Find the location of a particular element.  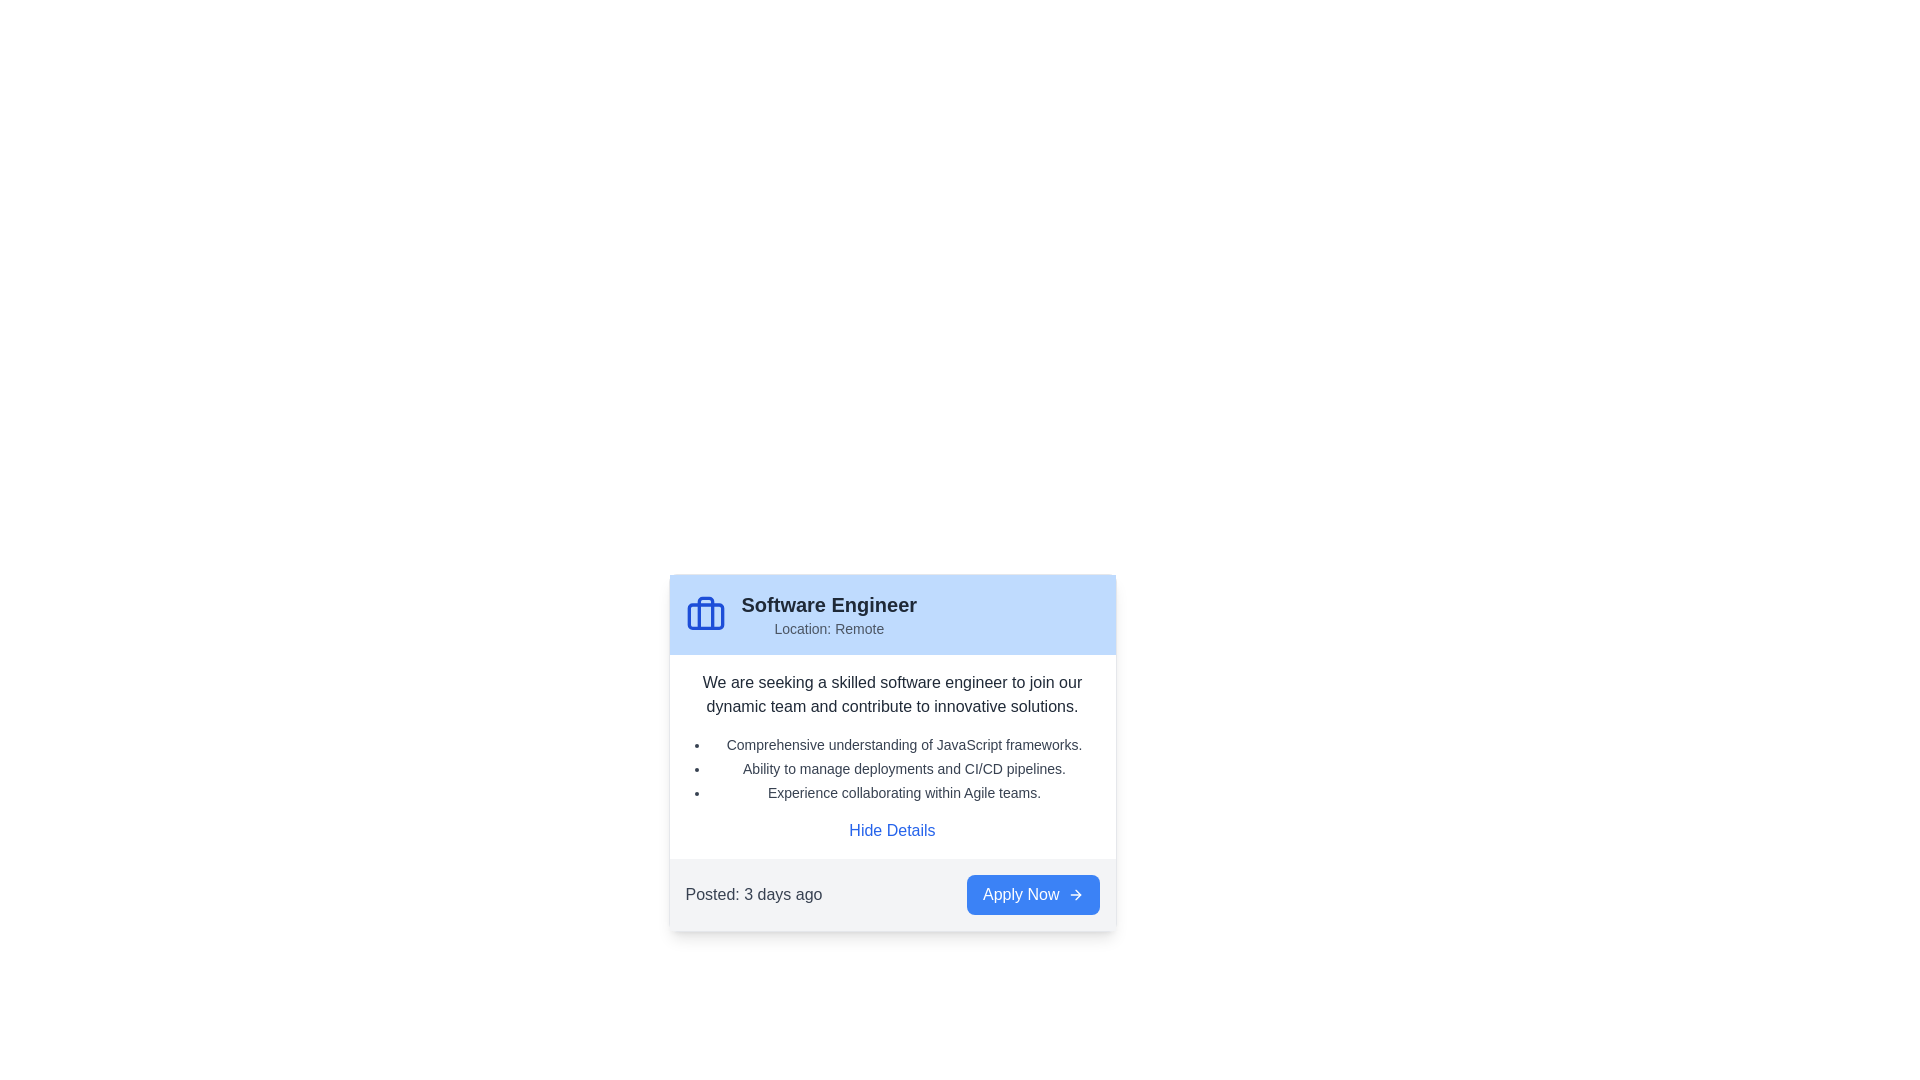

the actionable button to apply for the job located in the bottom-right corner of the grey bar under the job details, following the text 'Posted: 3 days ago' is located at coordinates (1033, 893).